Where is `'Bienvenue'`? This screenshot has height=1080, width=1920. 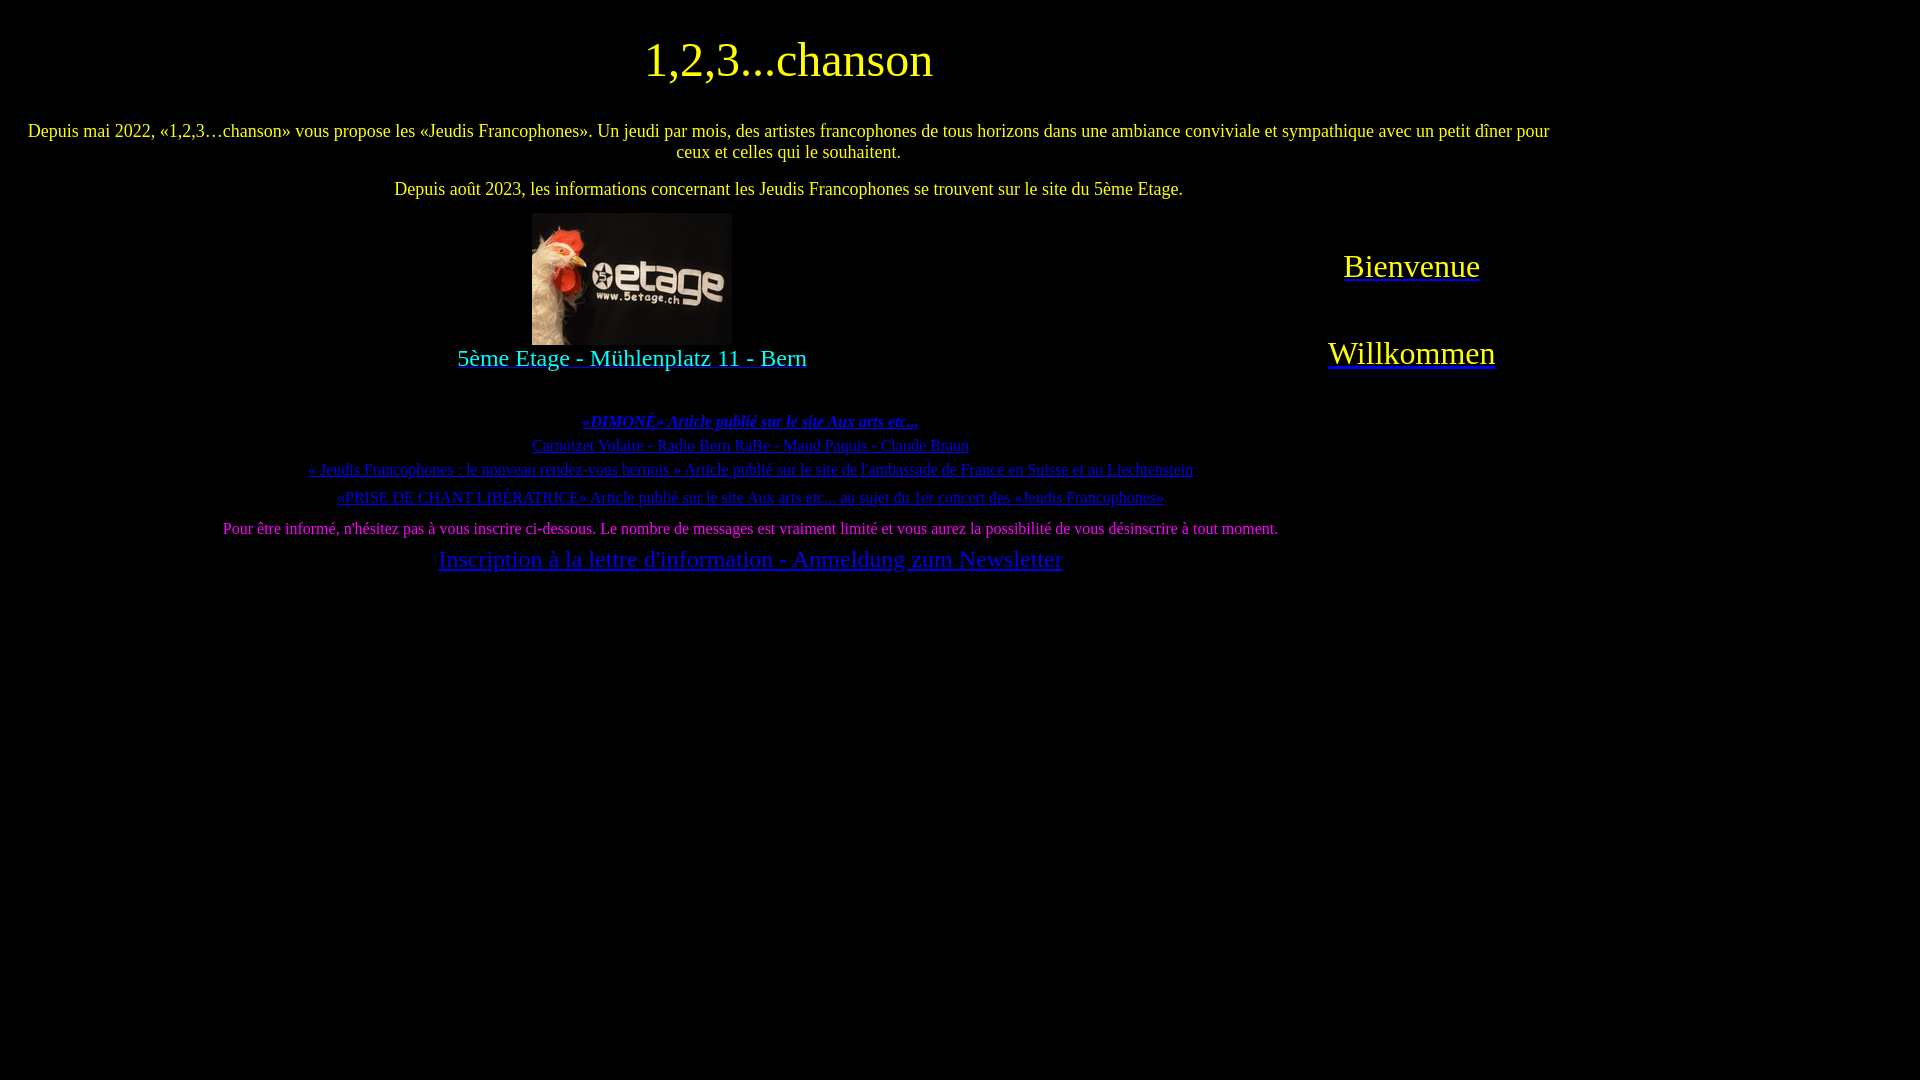 'Bienvenue' is located at coordinates (1410, 268).